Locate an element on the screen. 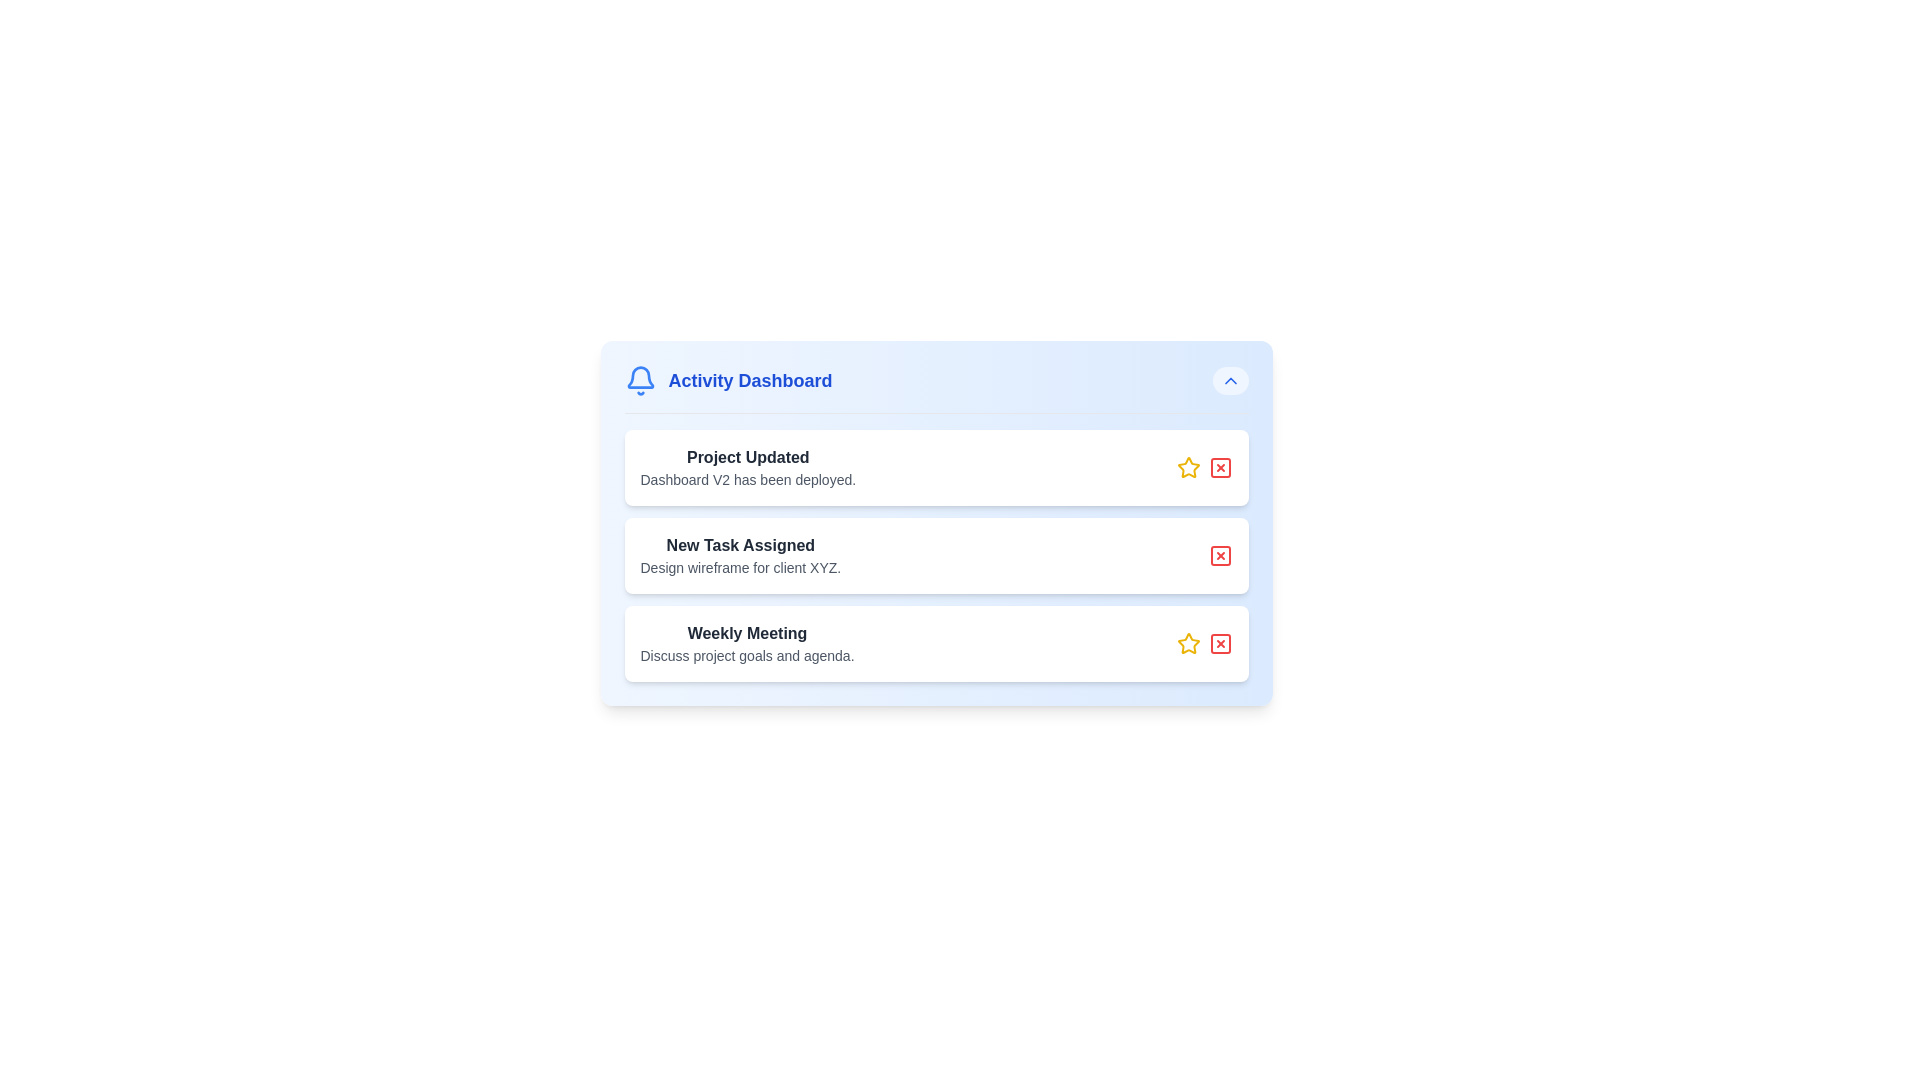  the star or 'X' icon of the Interactive action component in the third row titled 'Weekly Meeting' under the 'Activity Dashboard' section is located at coordinates (1203, 644).